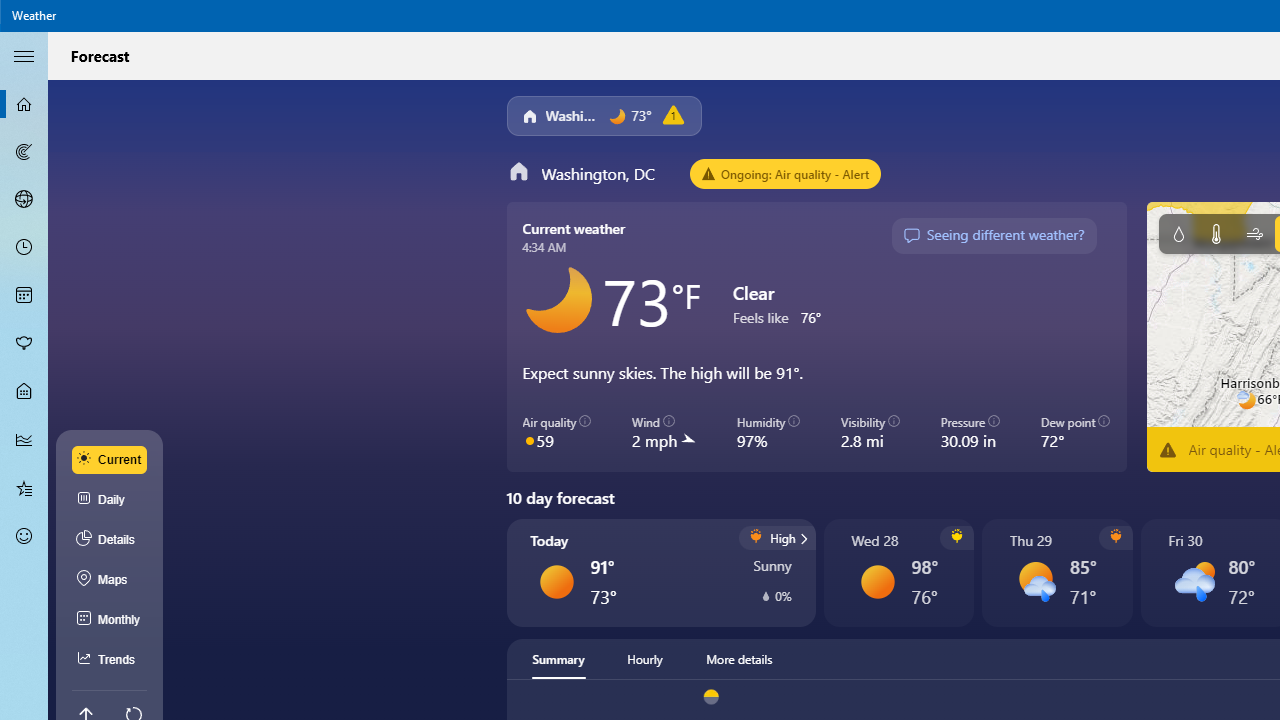 The image size is (1280, 720). What do you see at coordinates (24, 438) in the screenshot?
I see `'Historical Weather - Not Selected'` at bounding box center [24, 438].